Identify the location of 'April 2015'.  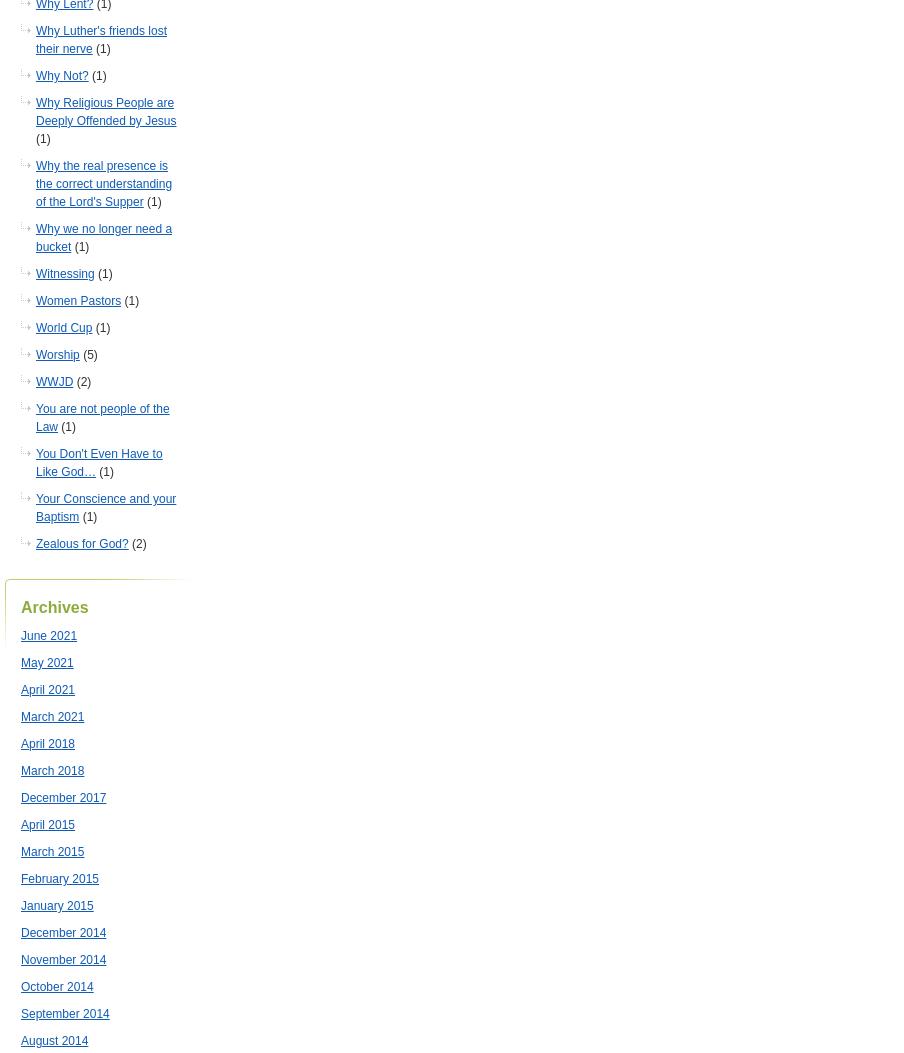
(47, 824).